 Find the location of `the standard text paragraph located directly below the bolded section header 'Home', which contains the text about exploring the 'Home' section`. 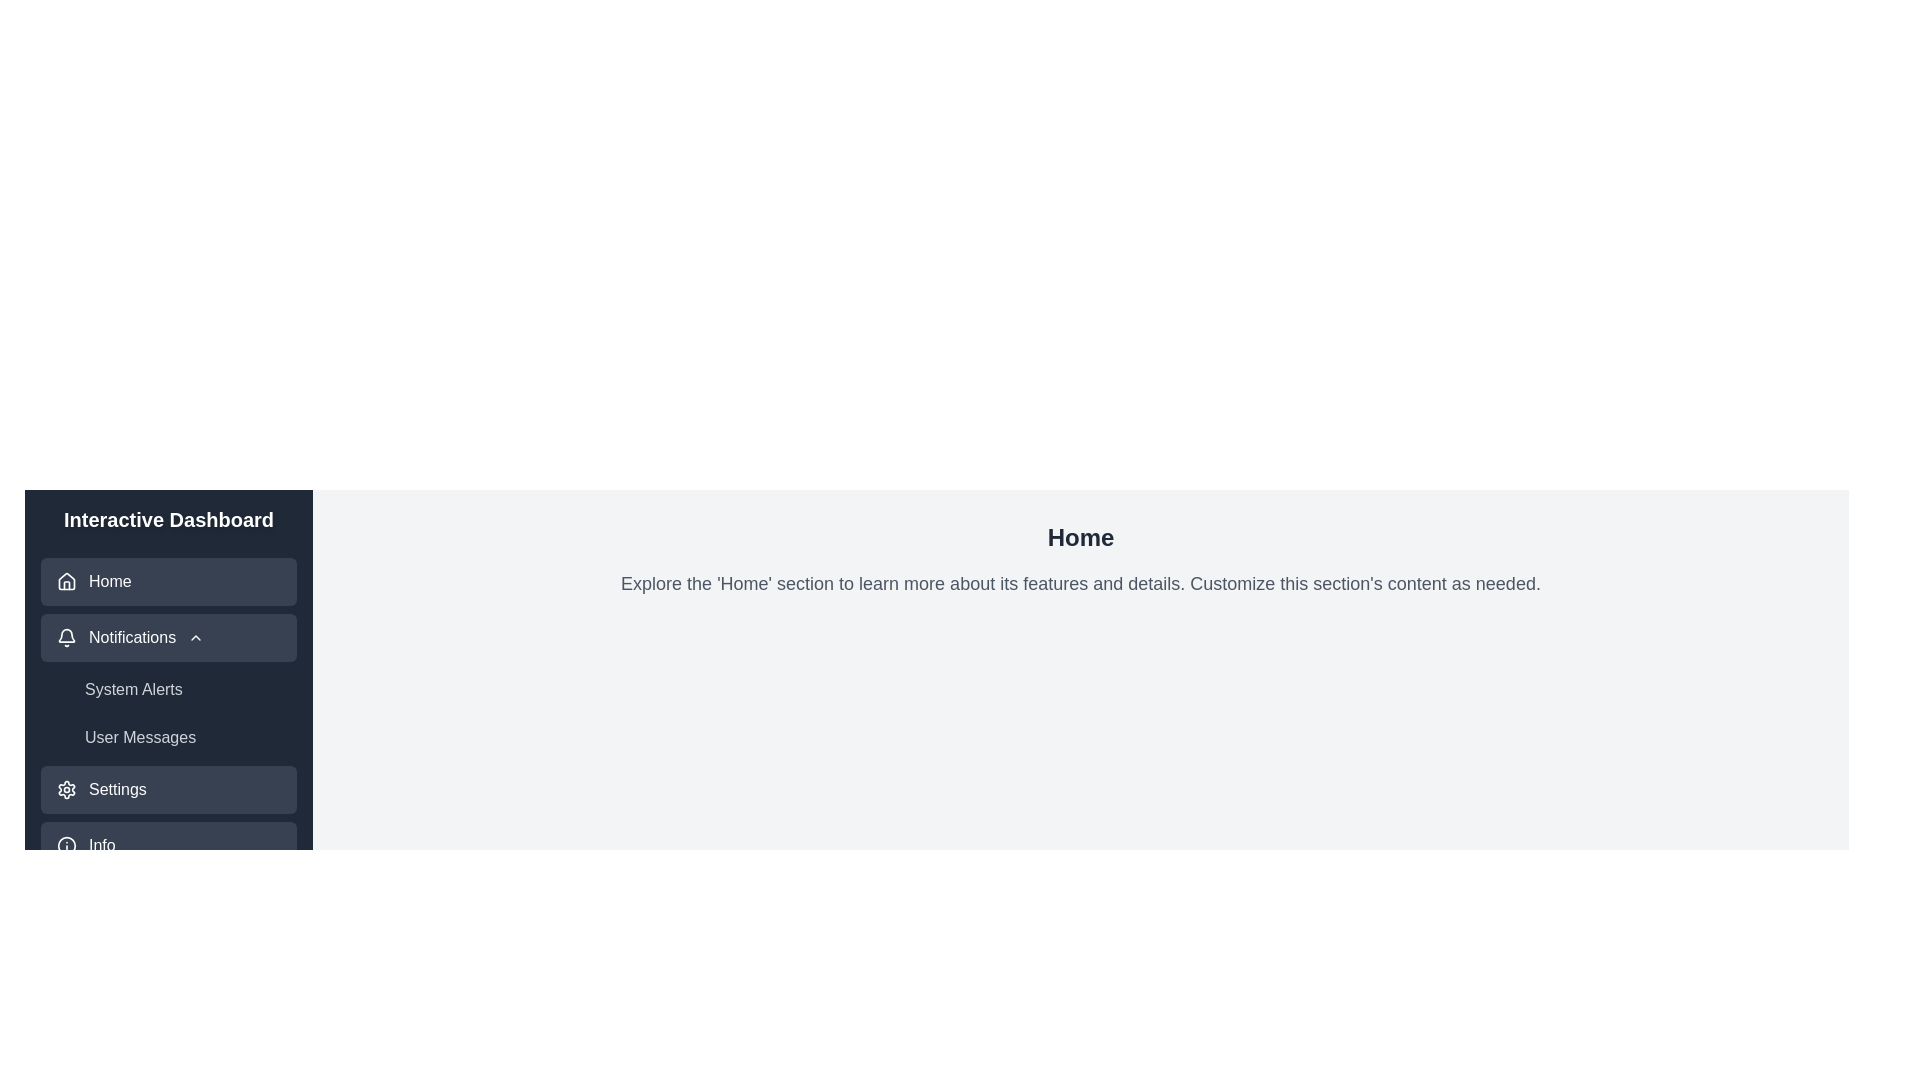

the standard text paragraph located directly below the bolded section header 'Home', which contains the text about exploring the 'Home' section is located at coordinates (1079, 583).